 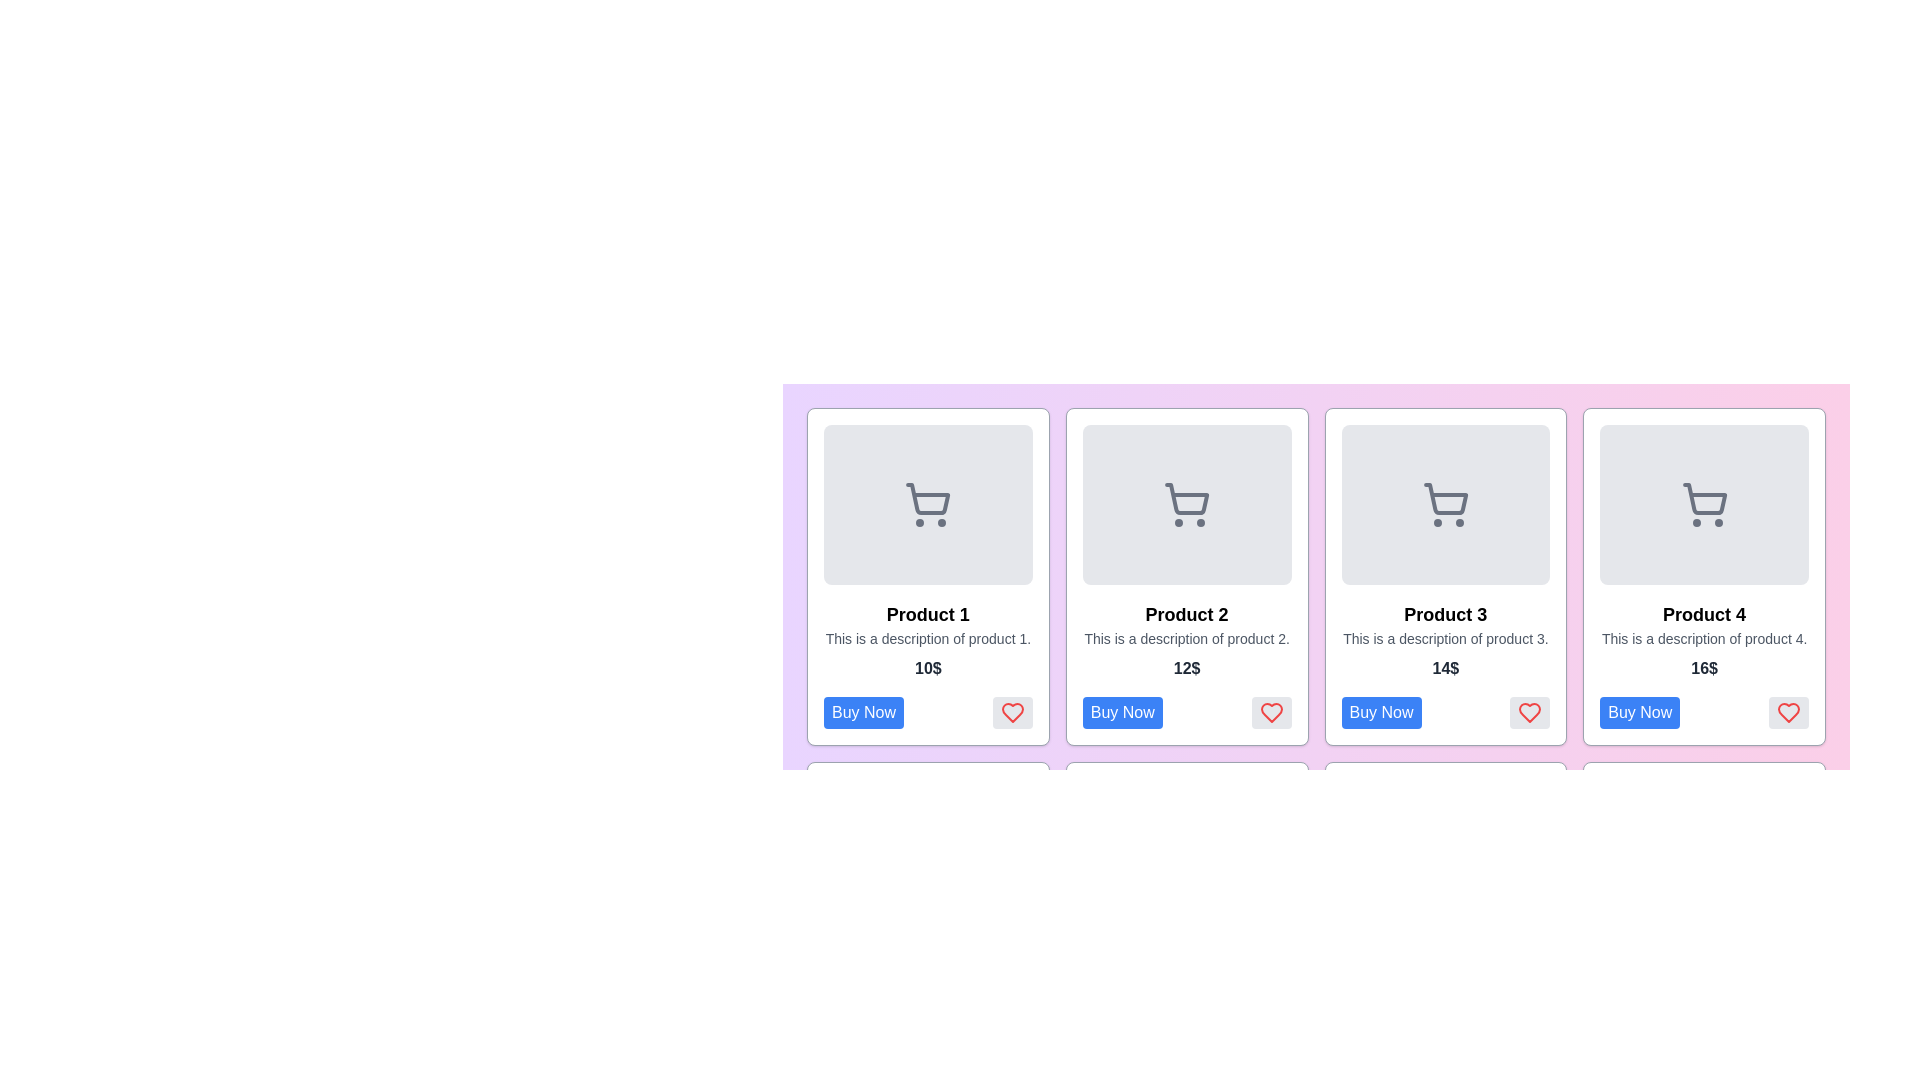 What do you see at coordinates (1445, 668) in the screenshot?
I see `the text label displaying the price information of 'Product 3', which is located at the bottom middle section of the product card, below the description text and above the 'Buy Now' button` at bounding box center [1445, 668].